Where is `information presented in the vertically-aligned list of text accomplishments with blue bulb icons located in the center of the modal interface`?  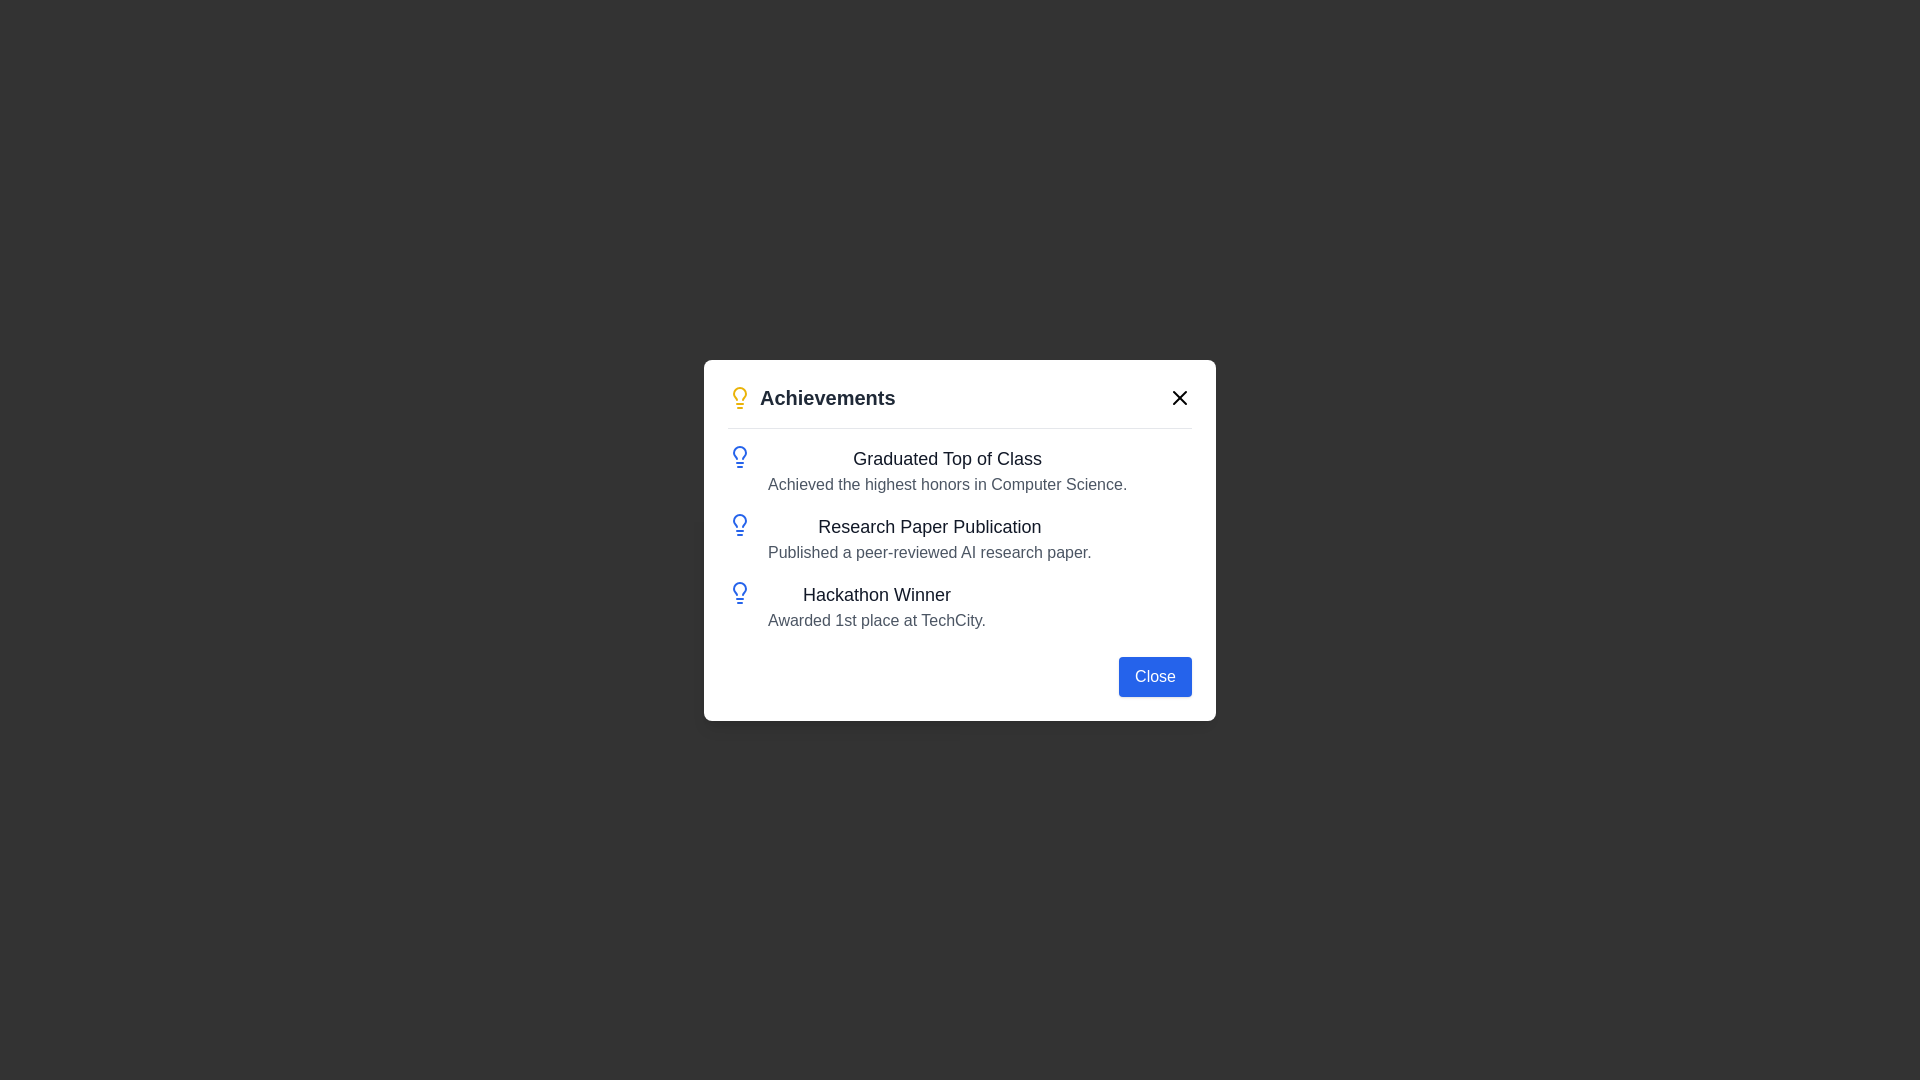 information presented in the vertically-aligned list of text accomplishments with blue bulb icons located in the center of the modal interface is located at coordinates (960, 536).